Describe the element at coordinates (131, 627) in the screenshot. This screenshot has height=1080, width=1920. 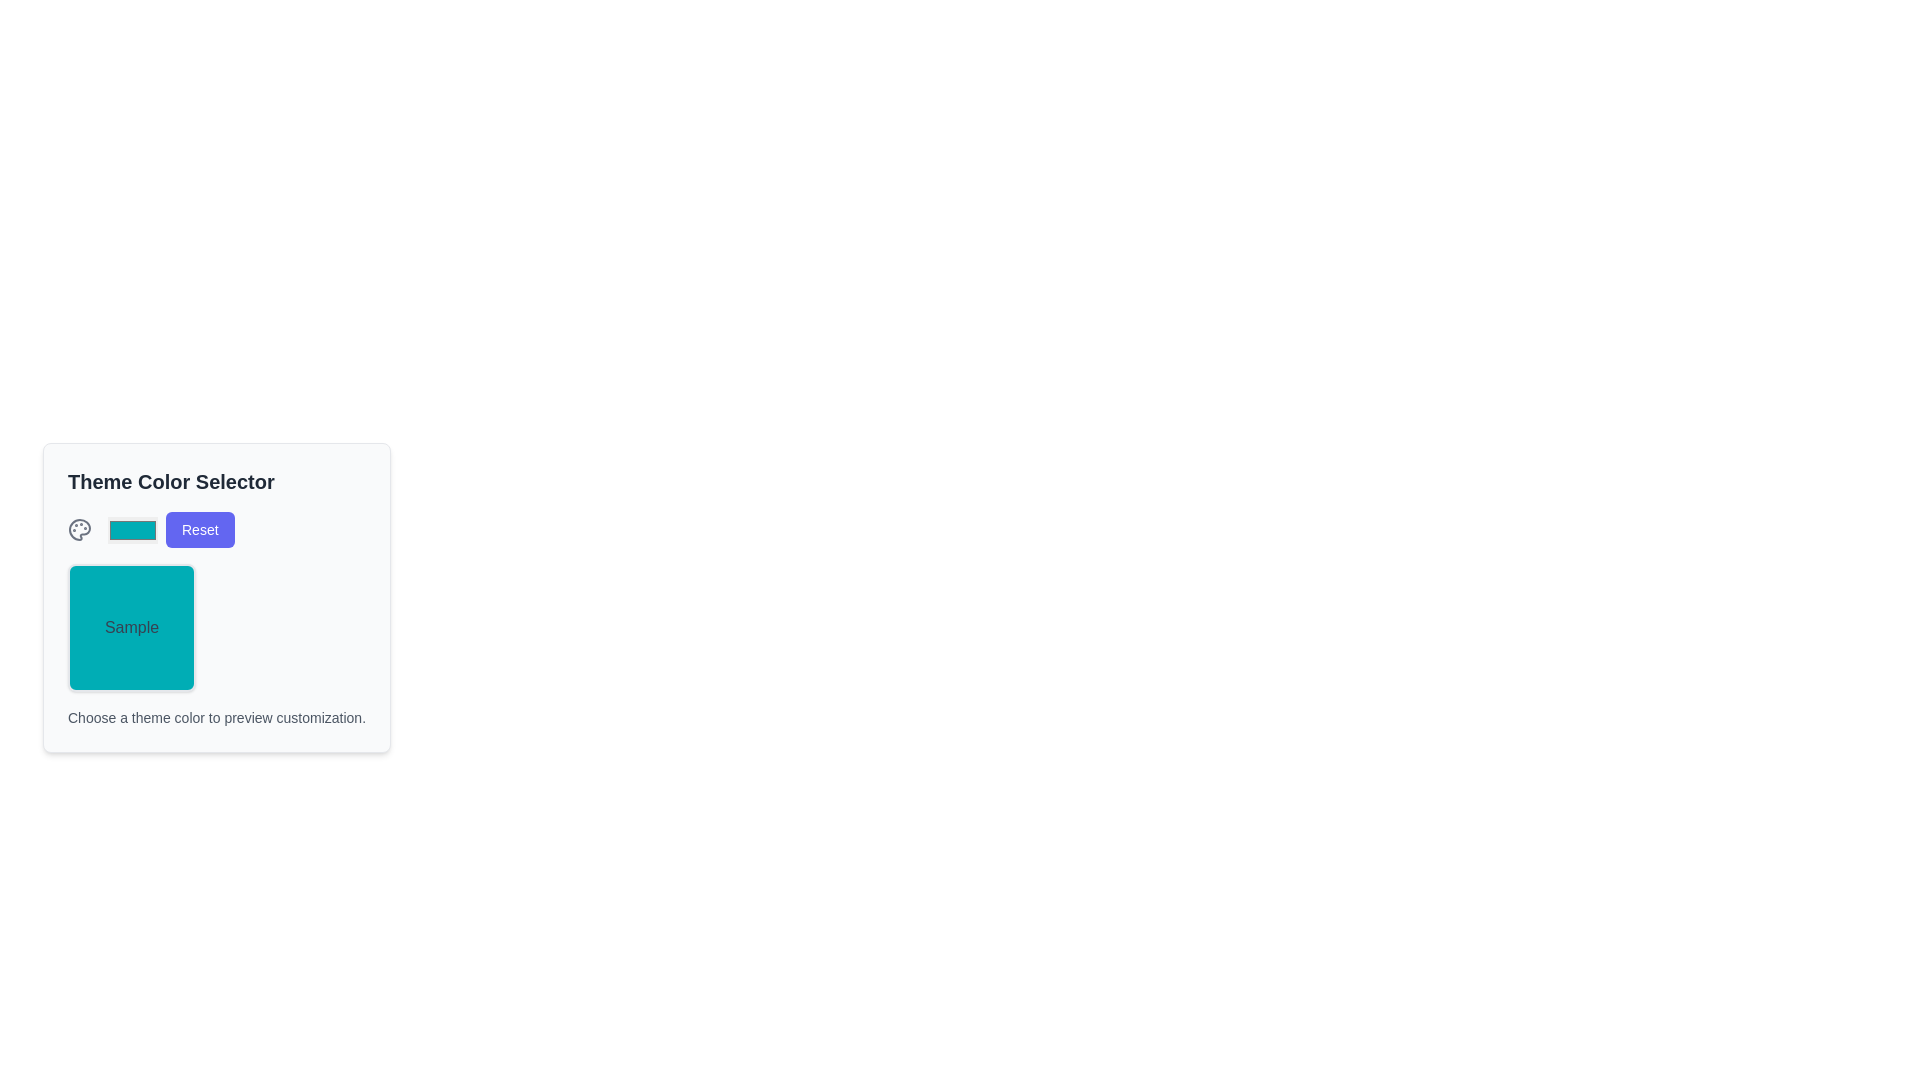
I see `the centered text label that provides content or information, located beneath the reset button and aligned to the left of the 'Theme Color Selector' title` at that location.